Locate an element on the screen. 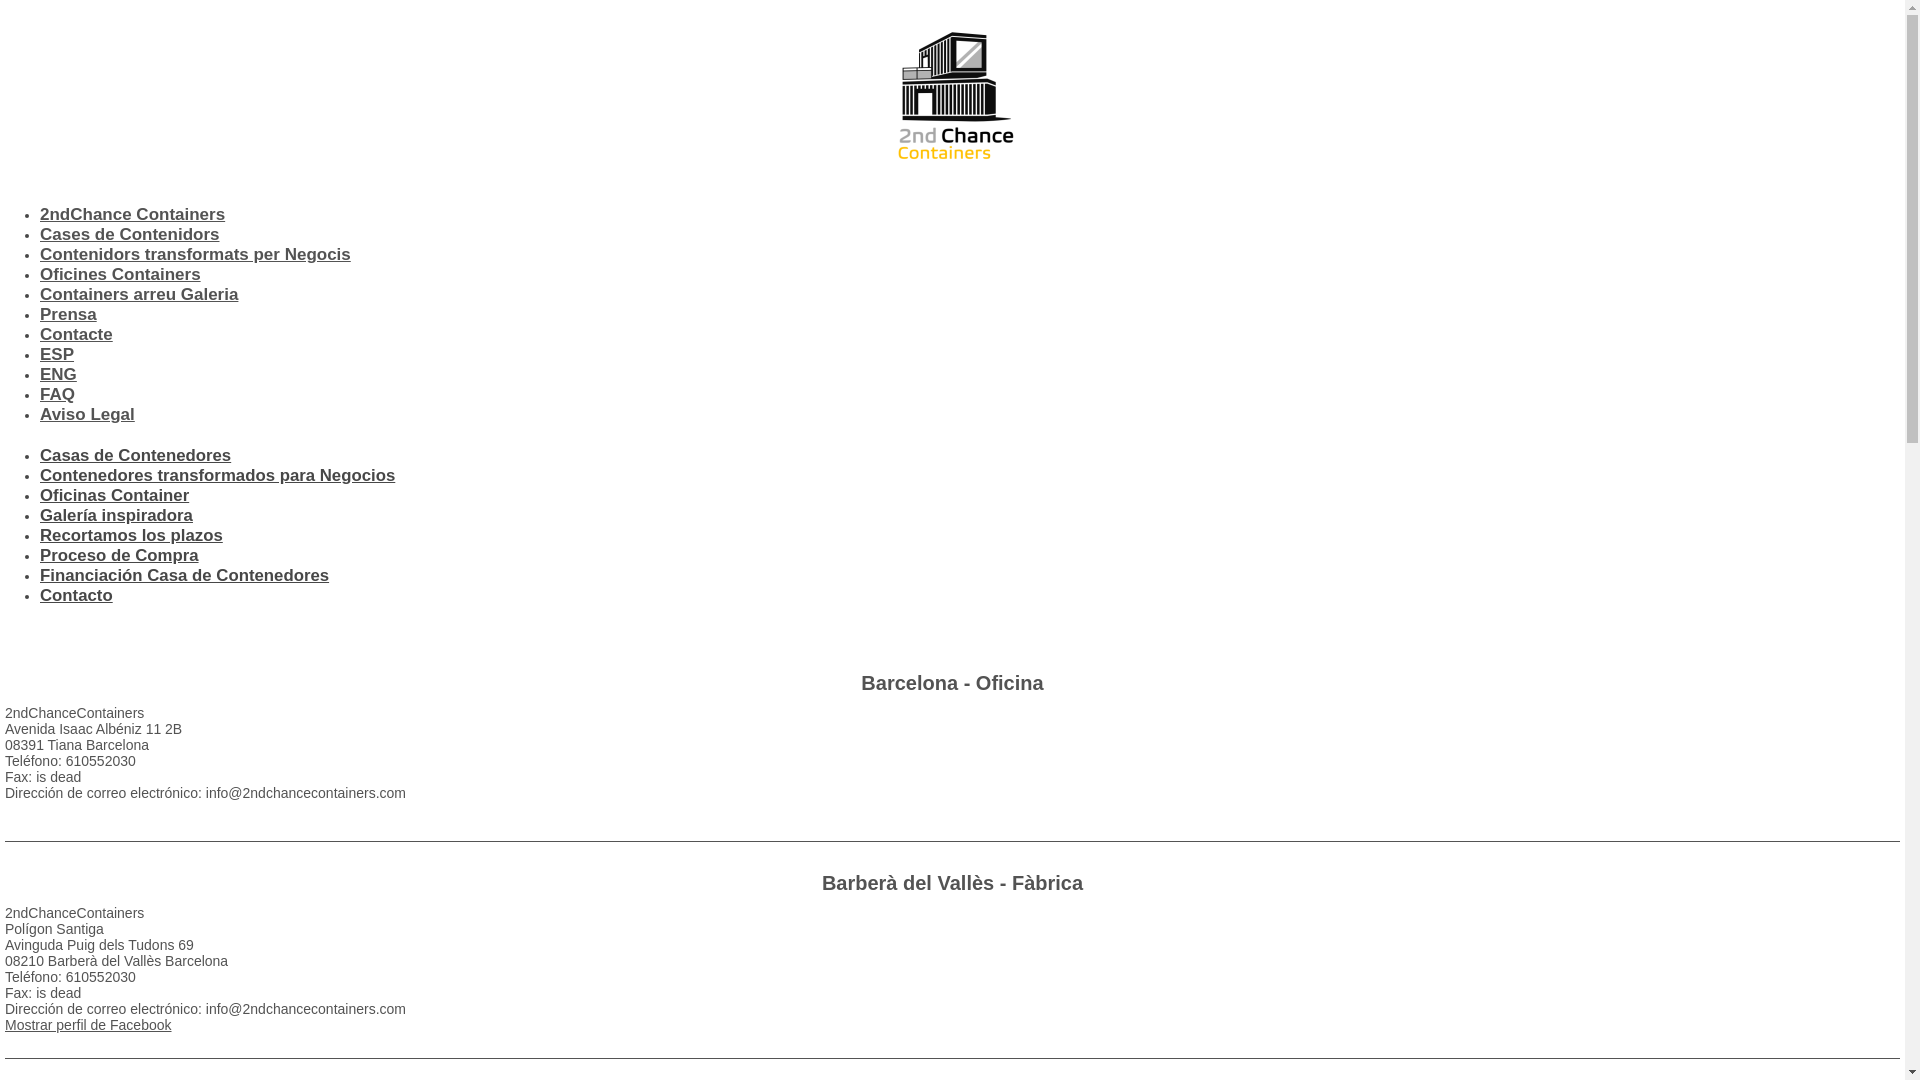 The height and width of the screenshot is (1080, 1920). 'Contacte' is located at coordinates (76, 333).